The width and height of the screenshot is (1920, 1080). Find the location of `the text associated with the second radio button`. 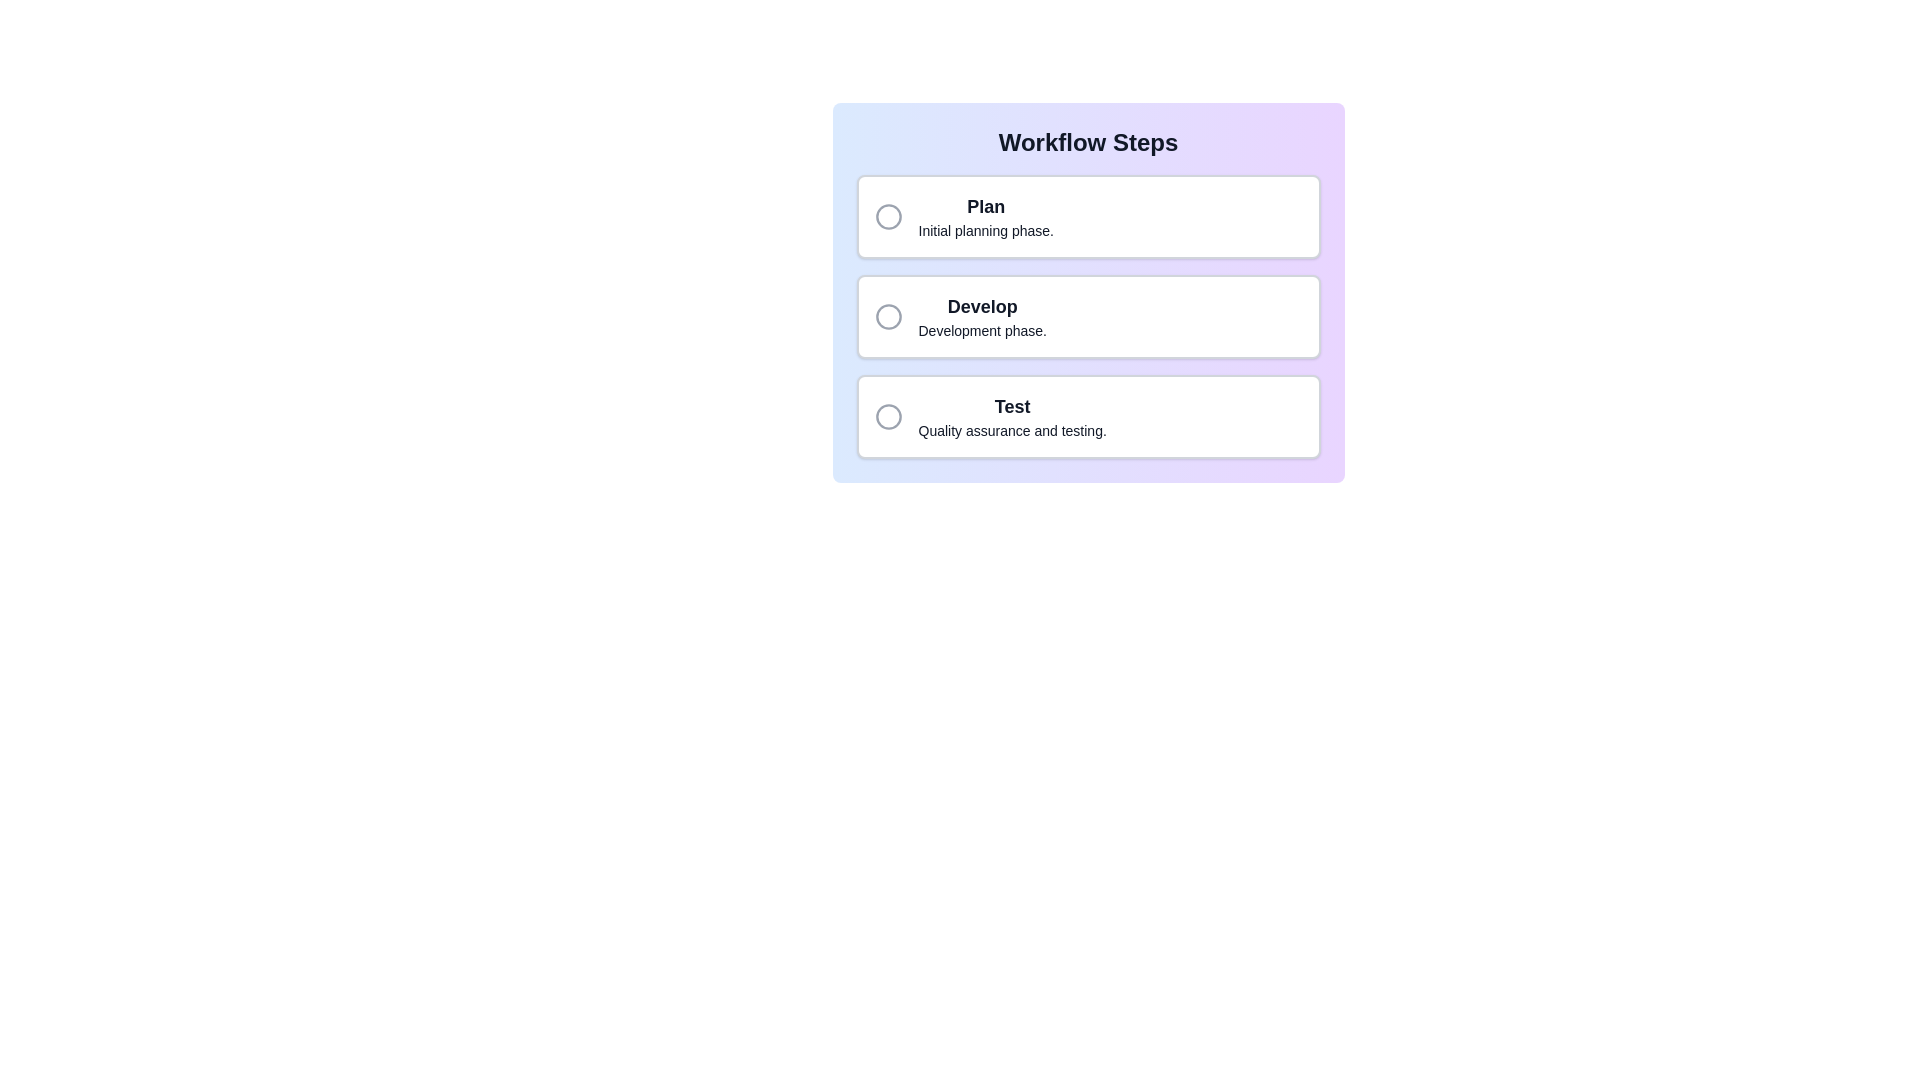

the text associated with the second radio button is located at coordinates (982, 315).